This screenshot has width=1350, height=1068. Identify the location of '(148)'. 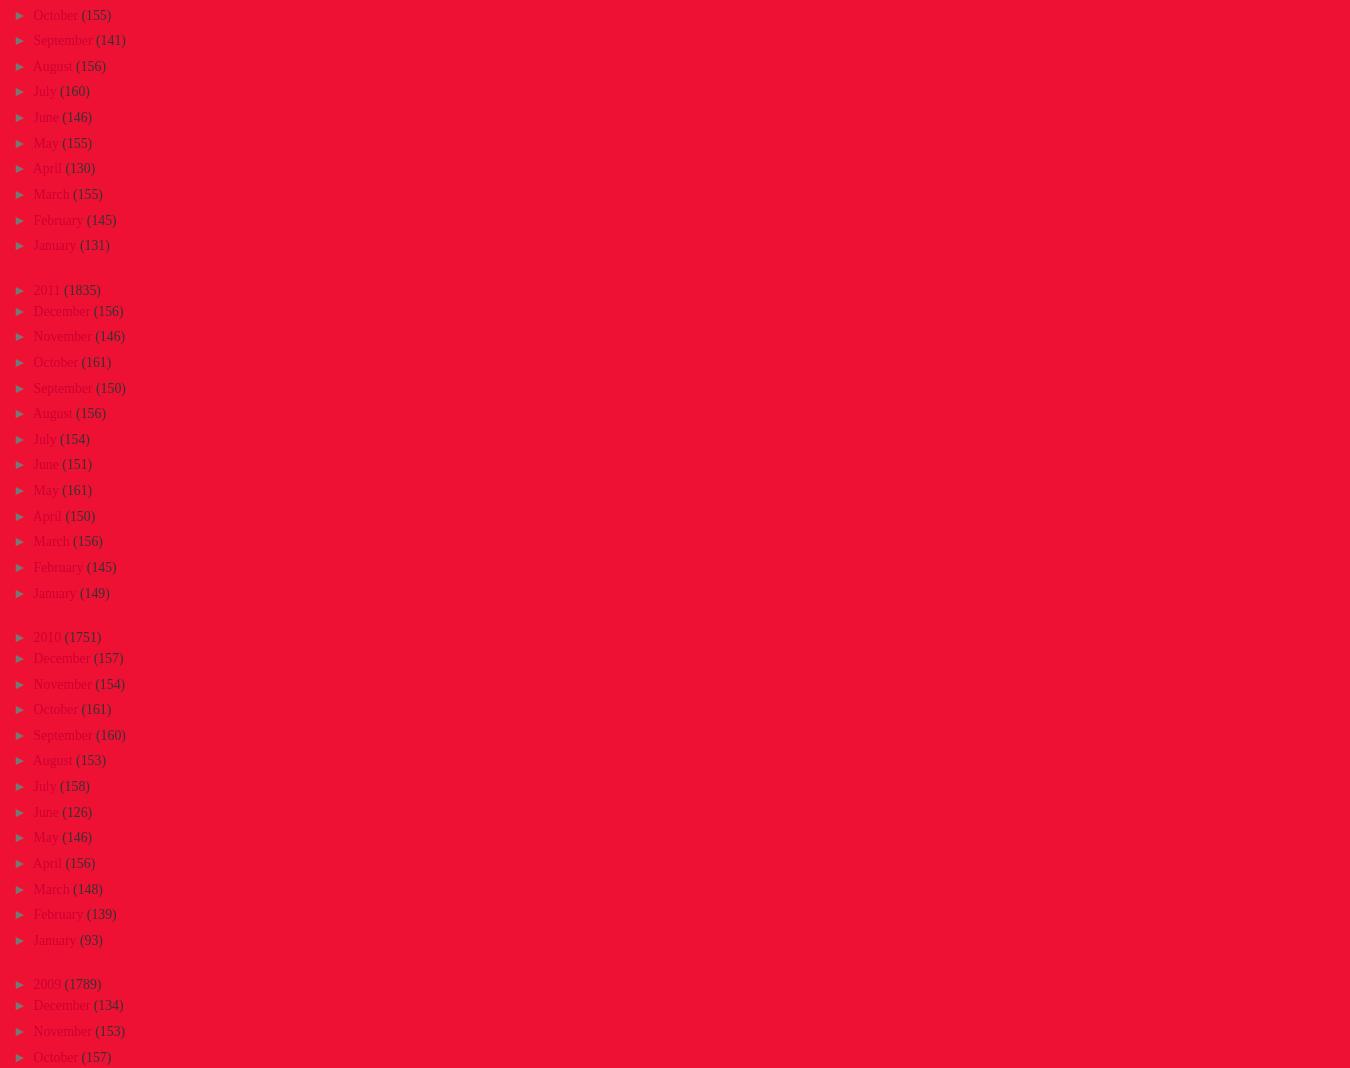
(72, 887).